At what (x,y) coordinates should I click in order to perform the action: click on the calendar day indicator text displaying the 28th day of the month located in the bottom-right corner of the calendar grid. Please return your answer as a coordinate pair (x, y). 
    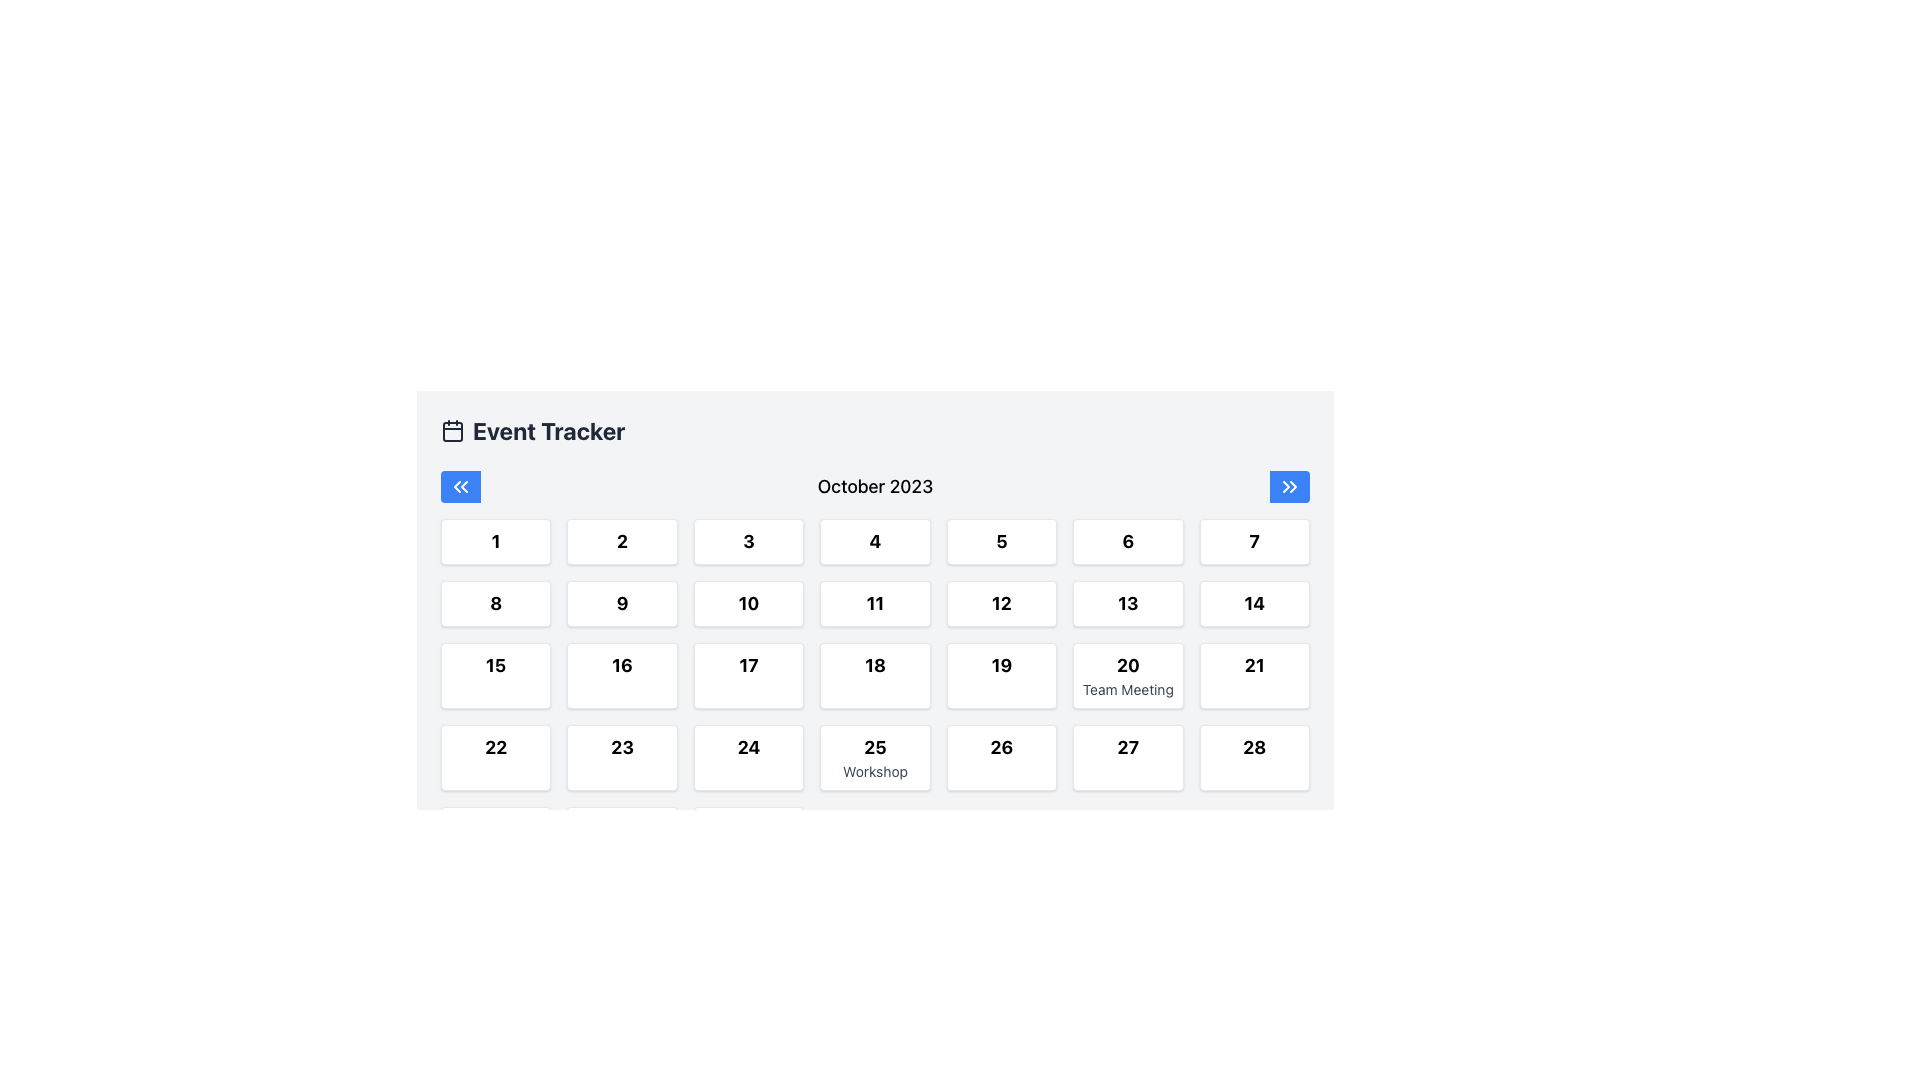
    Looking at the image, I should click on (1253, 748).